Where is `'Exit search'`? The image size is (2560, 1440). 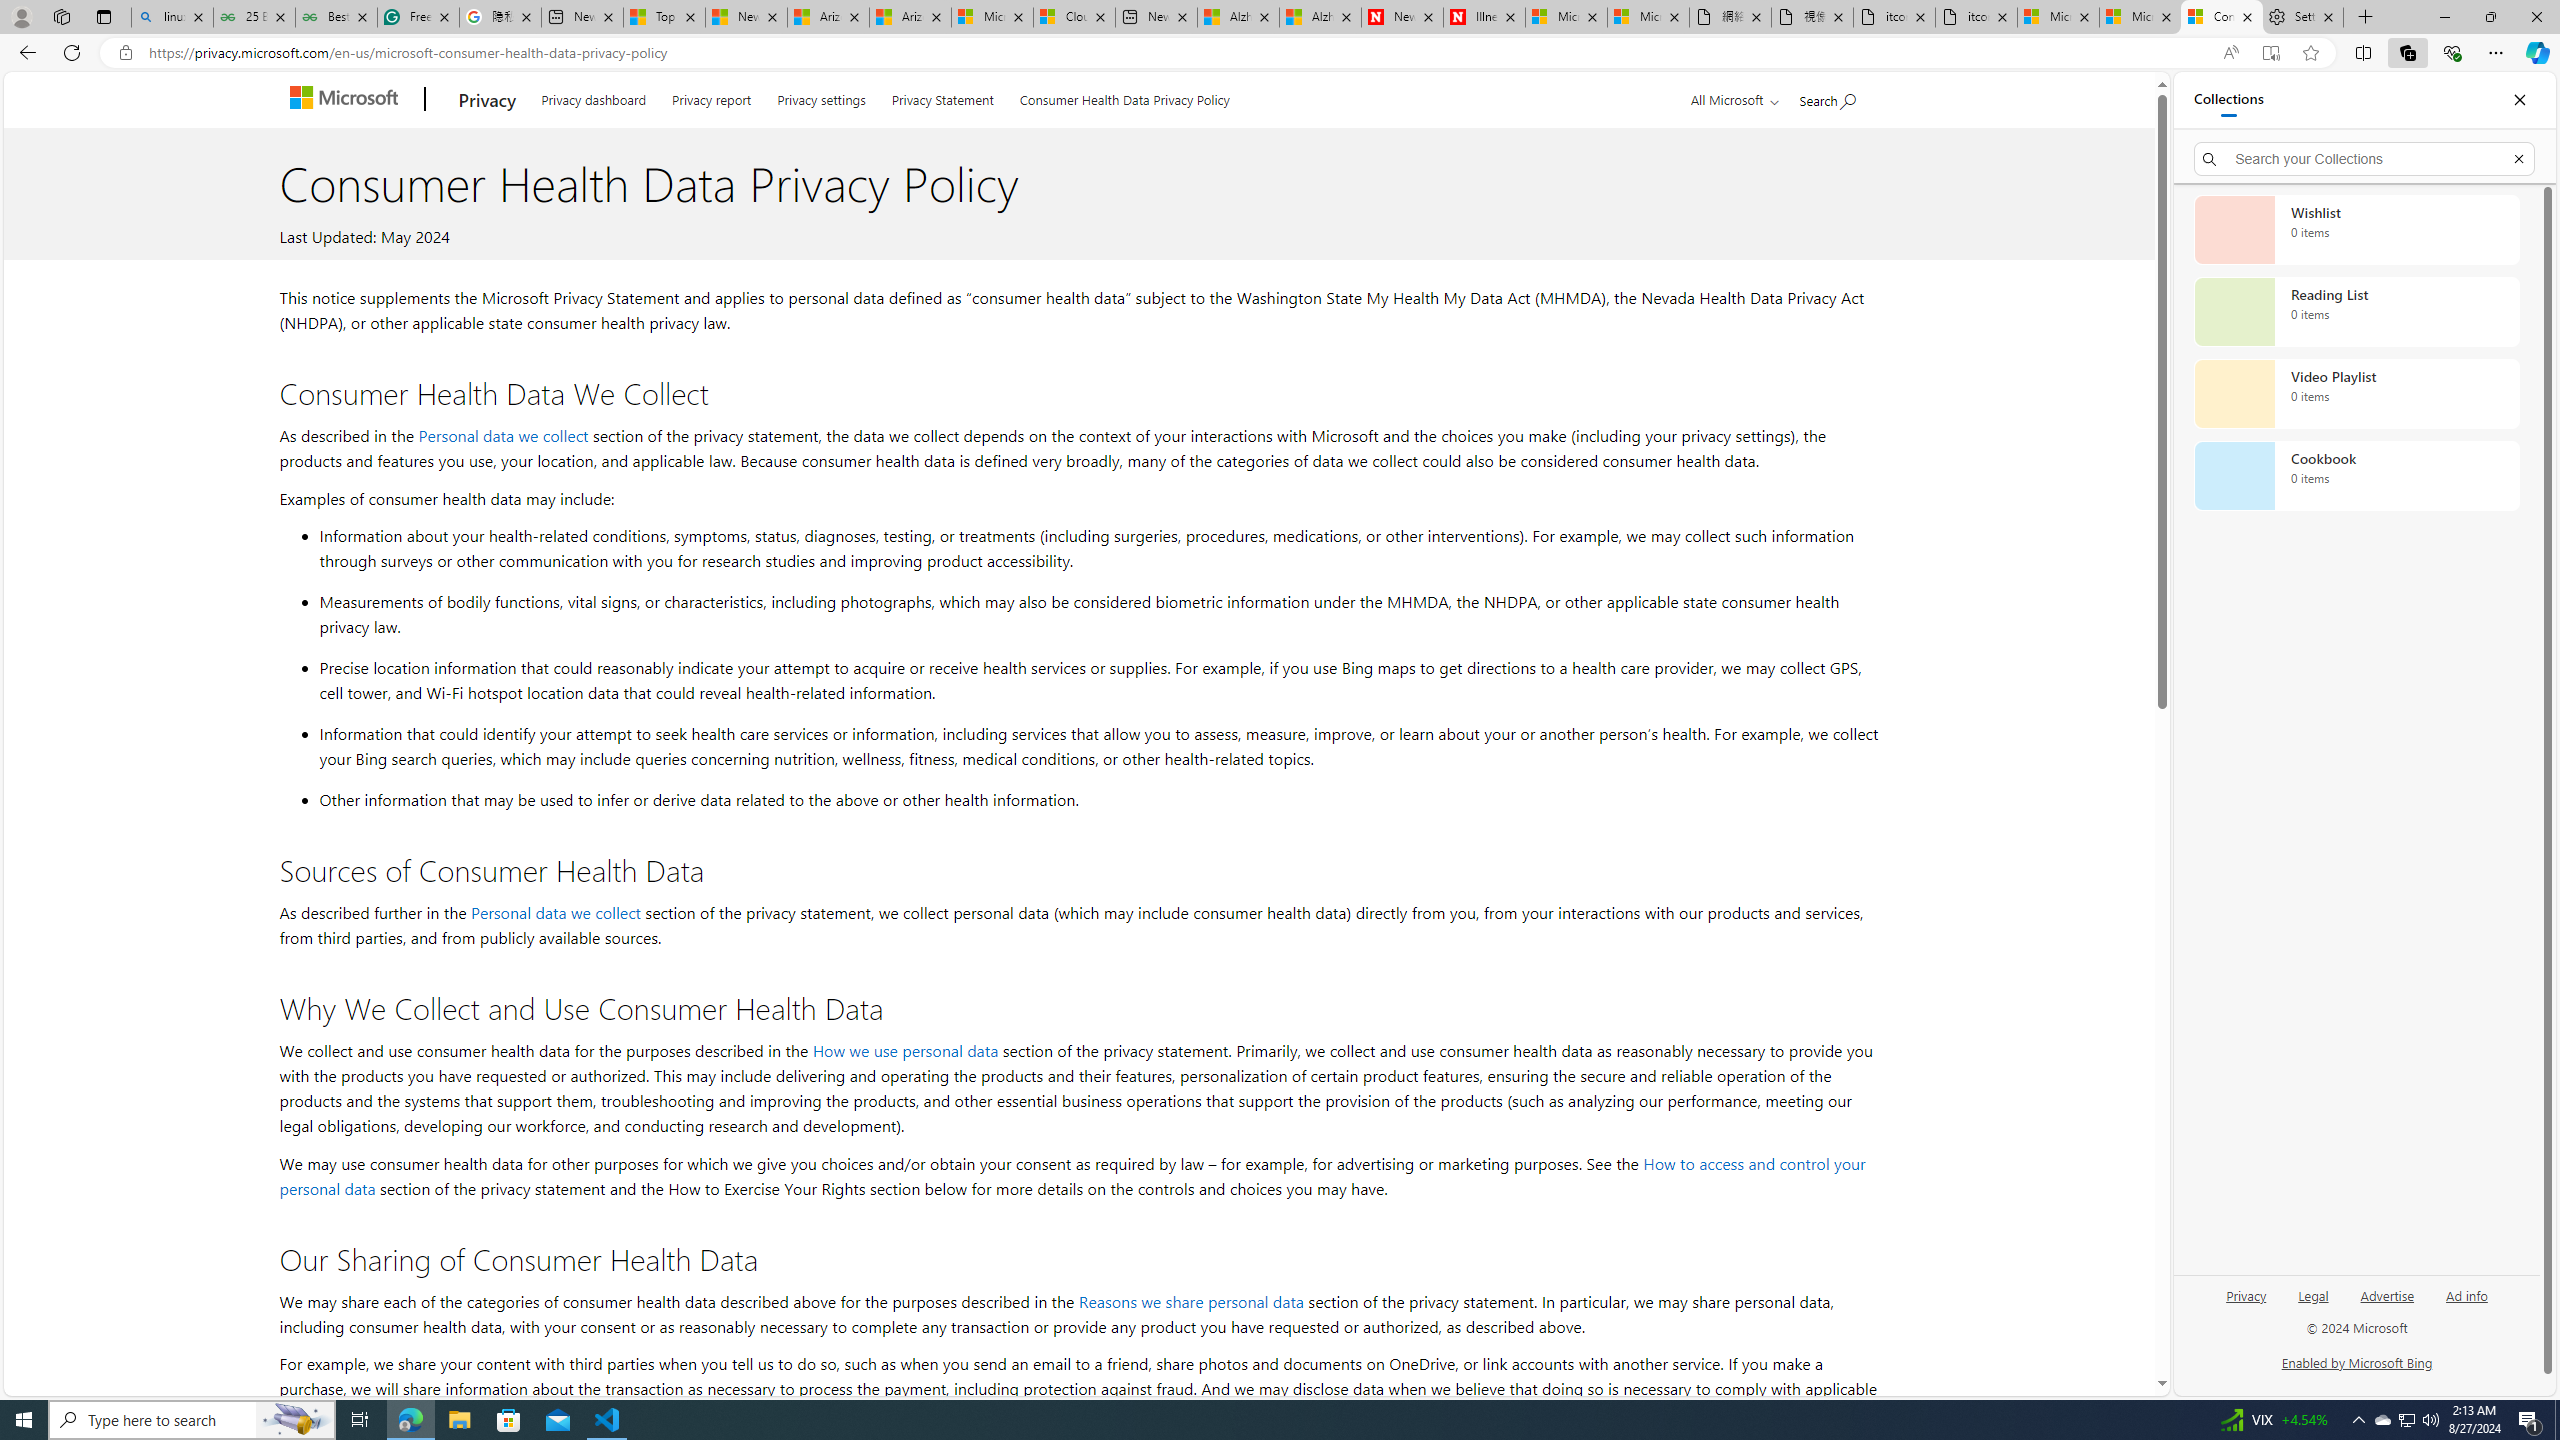 'Exit search' is located at coordinates (2519, 158).